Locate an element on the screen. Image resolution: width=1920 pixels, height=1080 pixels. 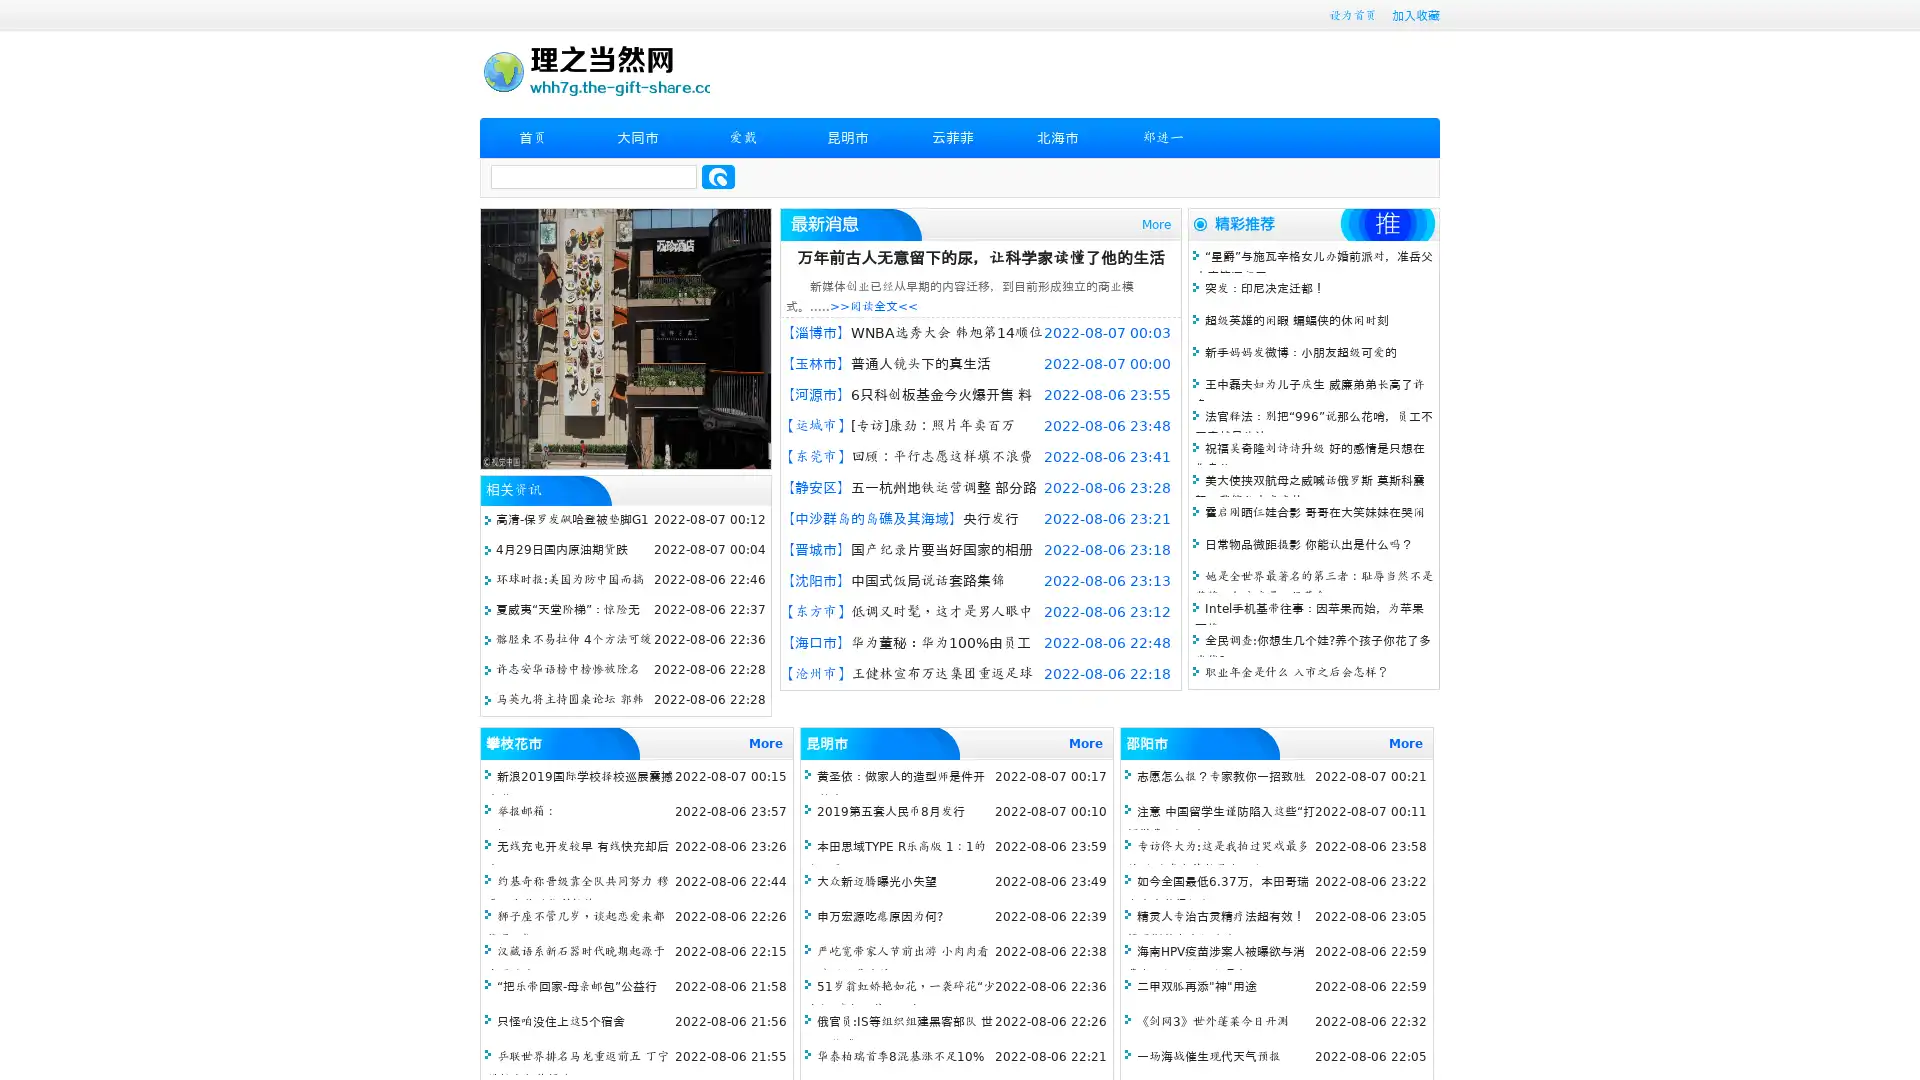
Search is located at coordinates (718, 176).